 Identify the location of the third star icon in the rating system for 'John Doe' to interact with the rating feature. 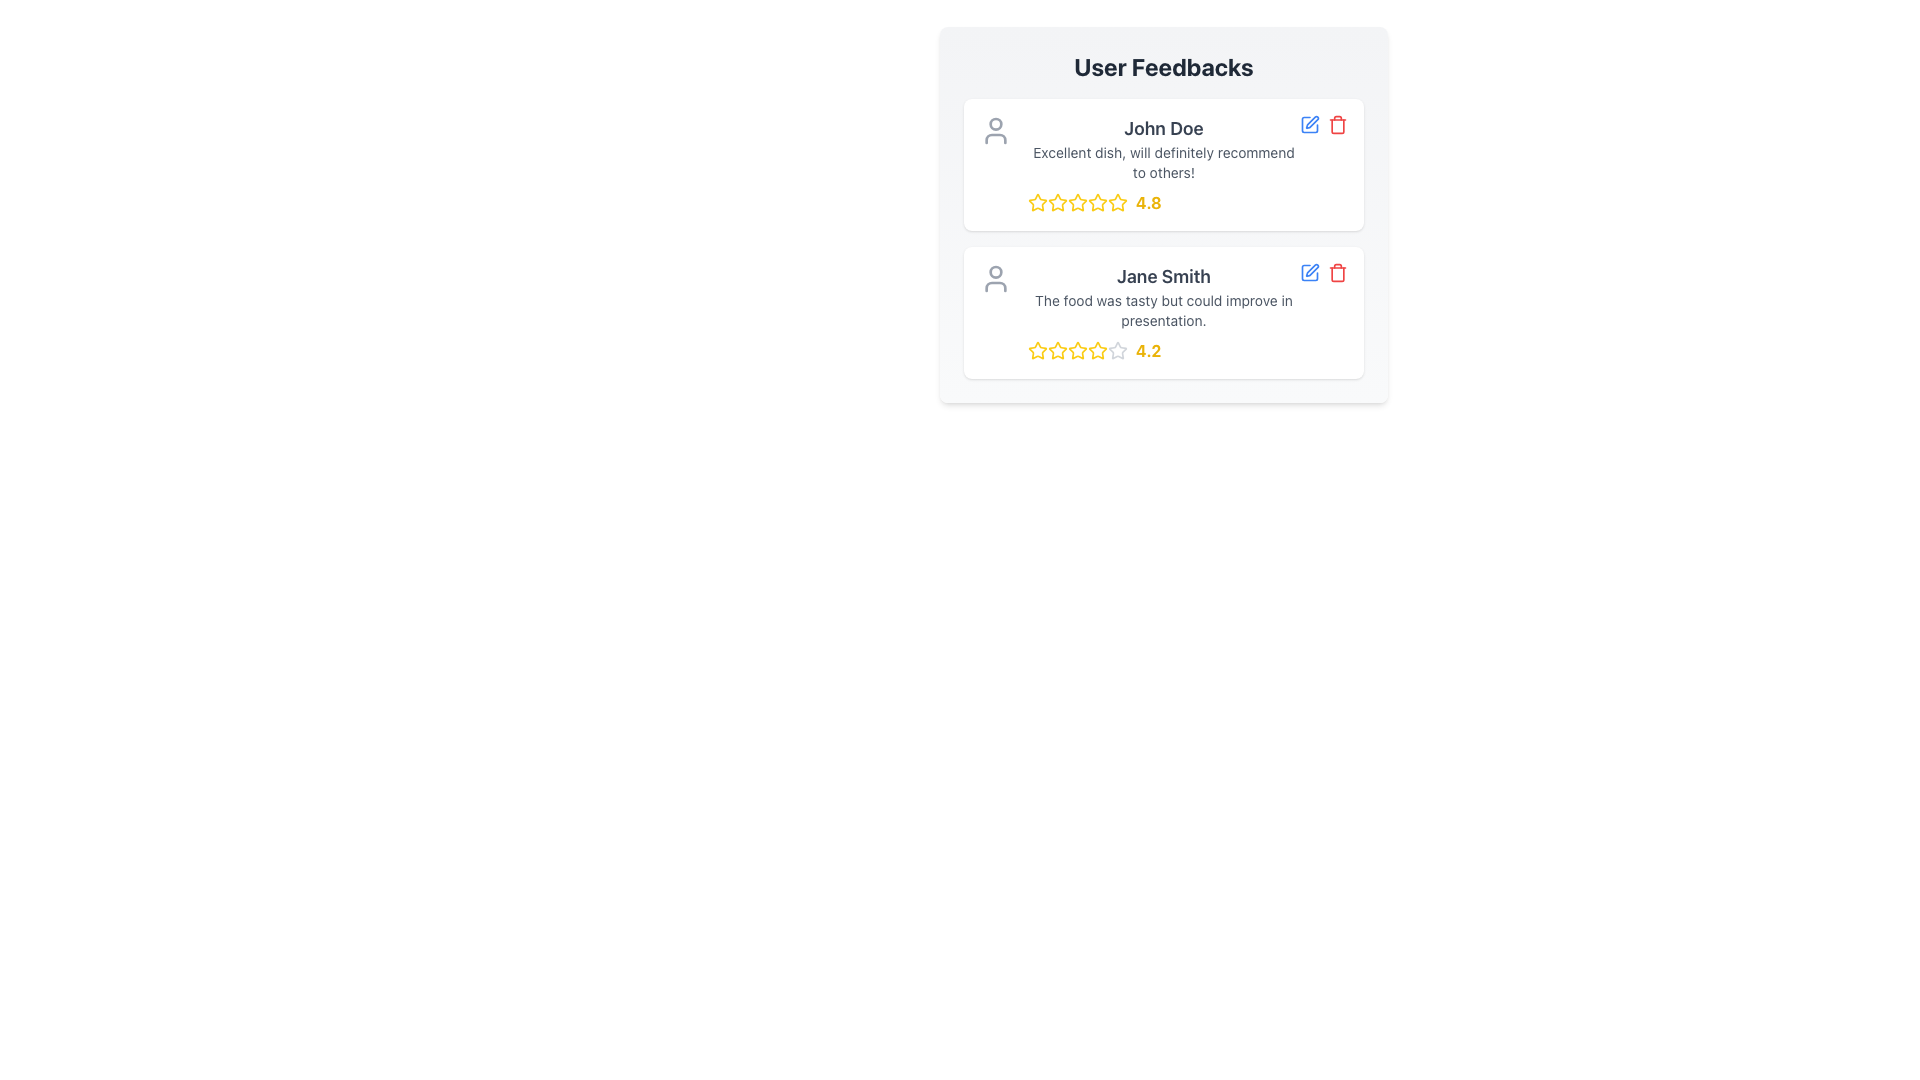
(1077, 202).